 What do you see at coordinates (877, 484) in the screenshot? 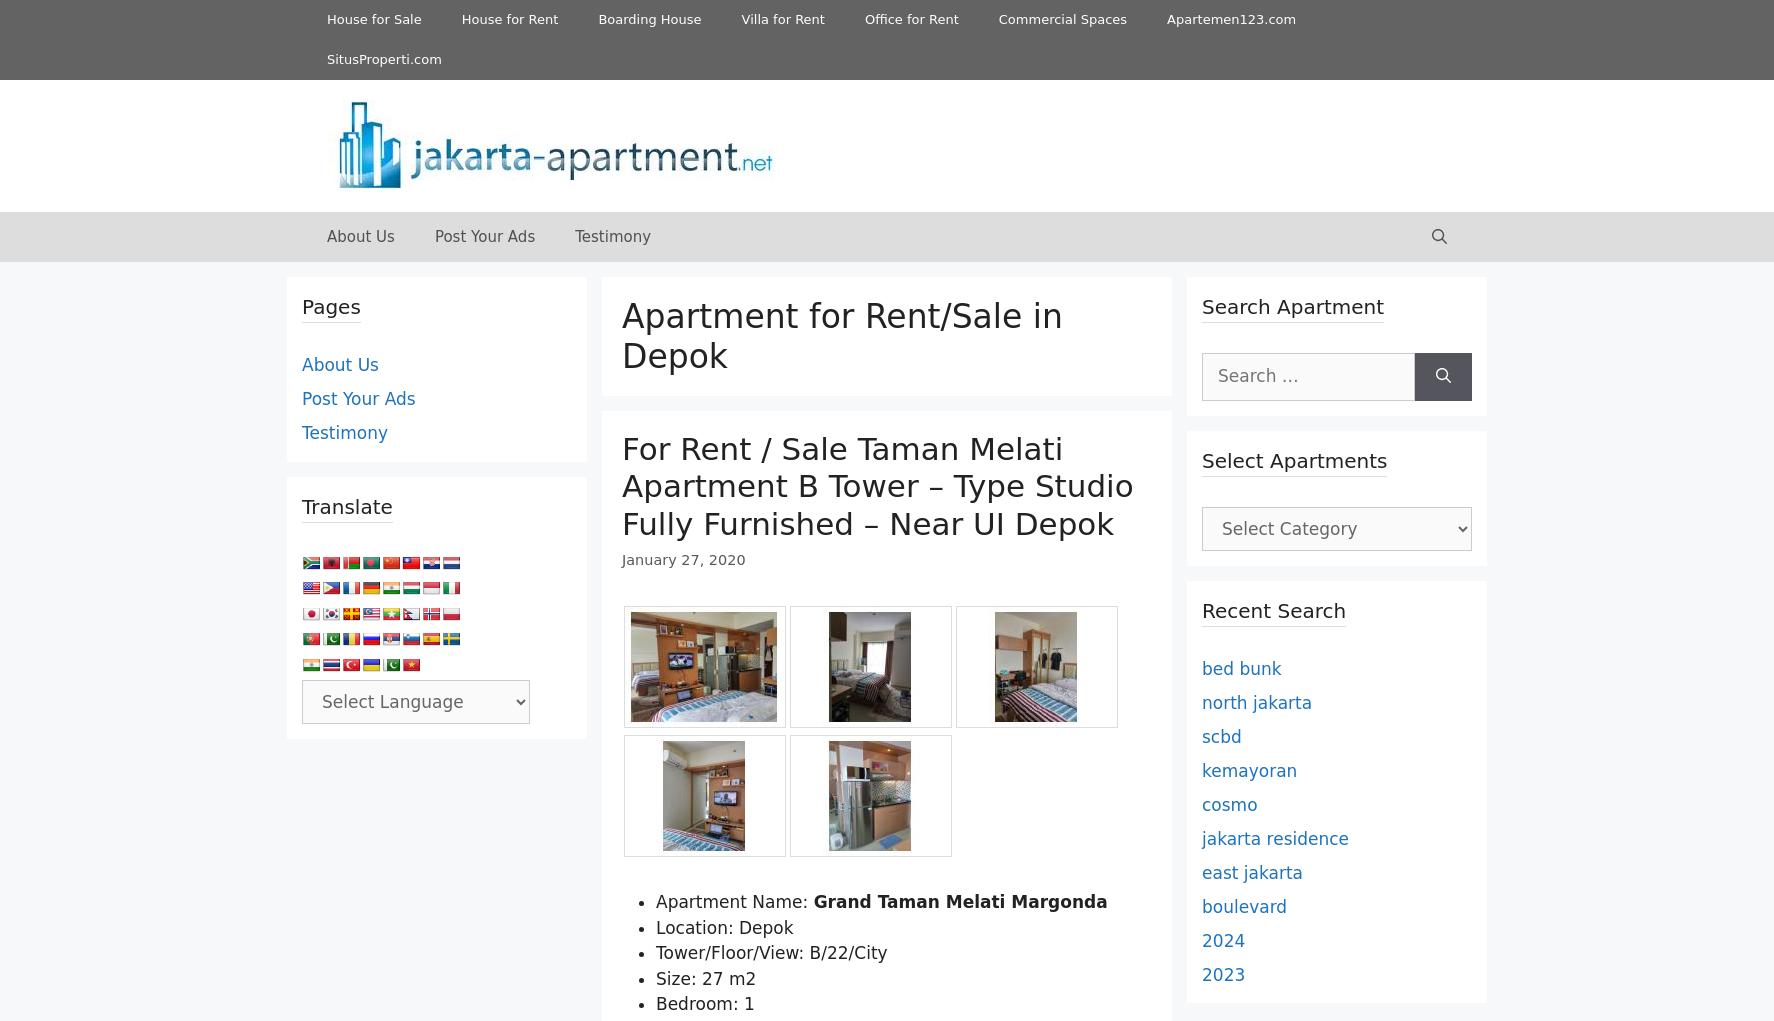
I see `'For Rent / Sale Taman Melati Apartment B Tower – Type Studio Fully Furnished – Near UI Depok'` at bounding box center [877, 484].